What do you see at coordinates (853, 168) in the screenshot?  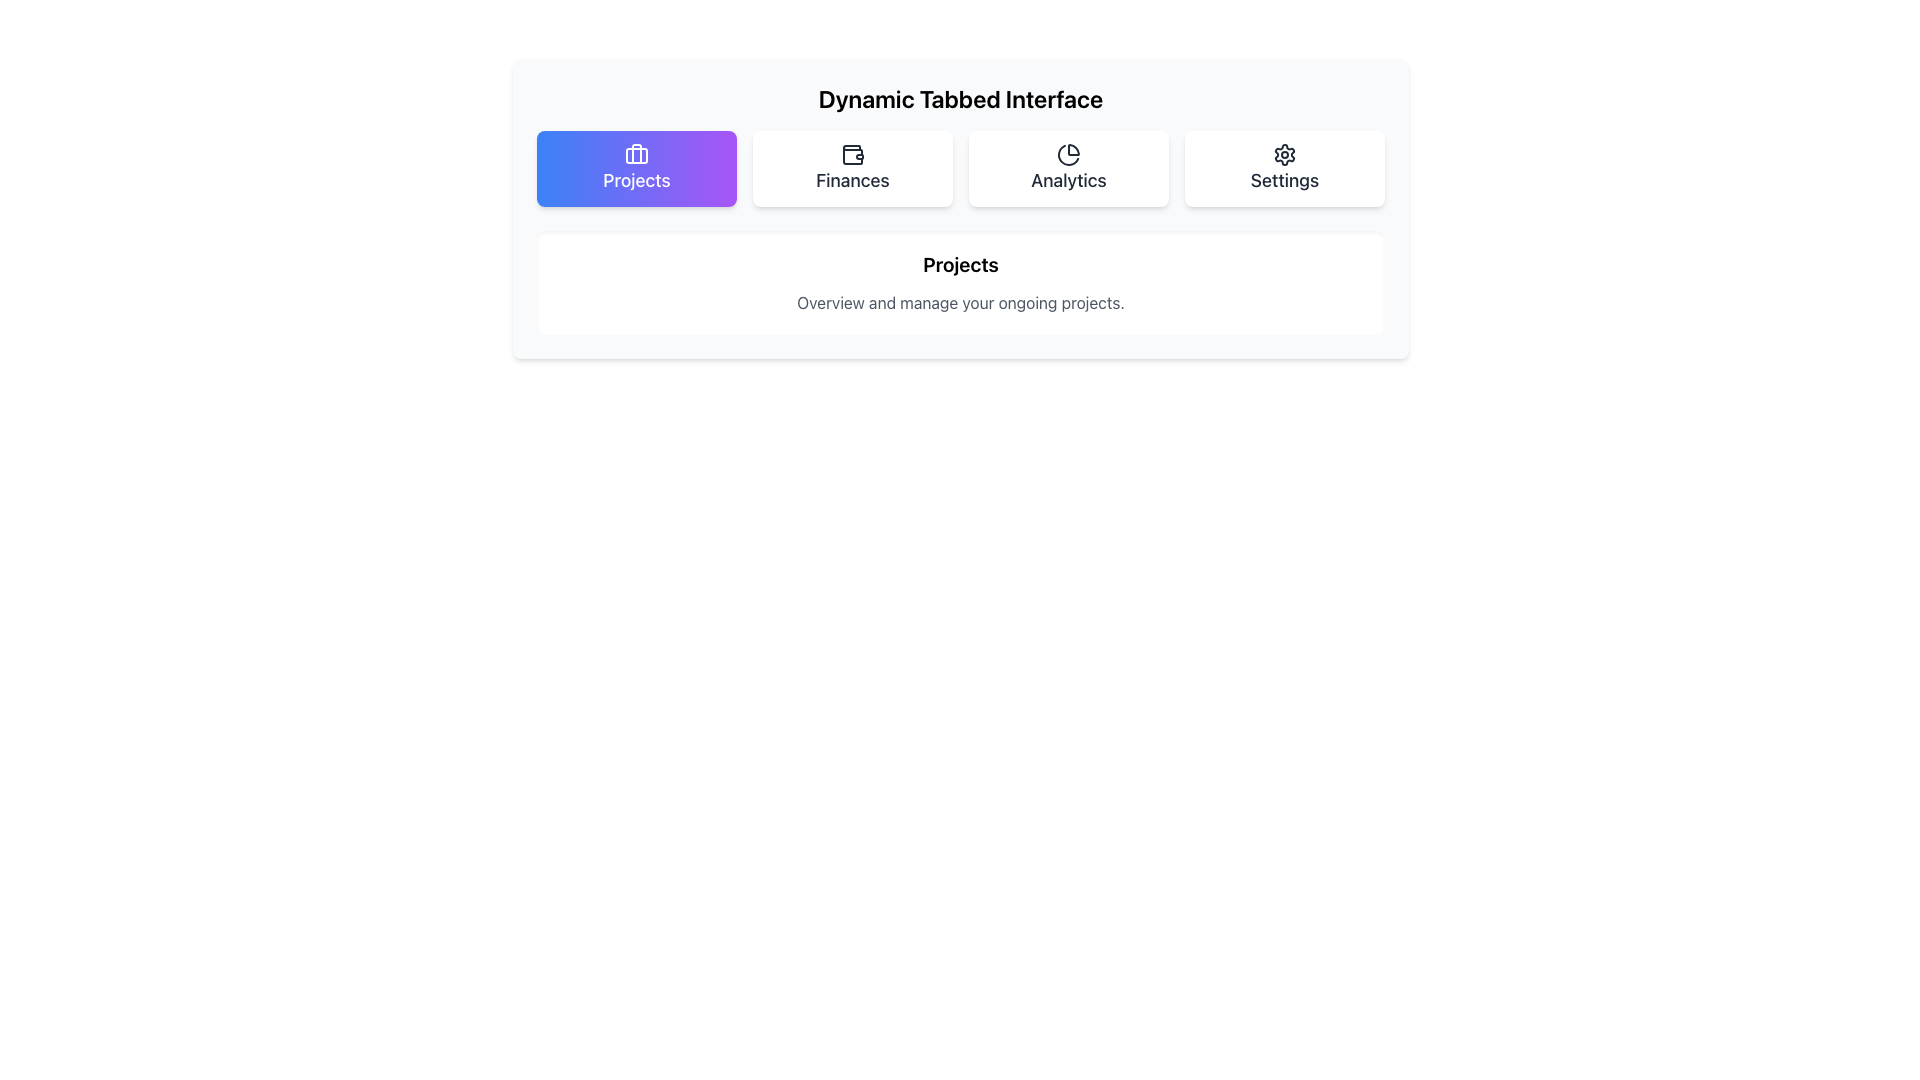 I see `the 'Finances' tab` at bounding box center [853, 168].